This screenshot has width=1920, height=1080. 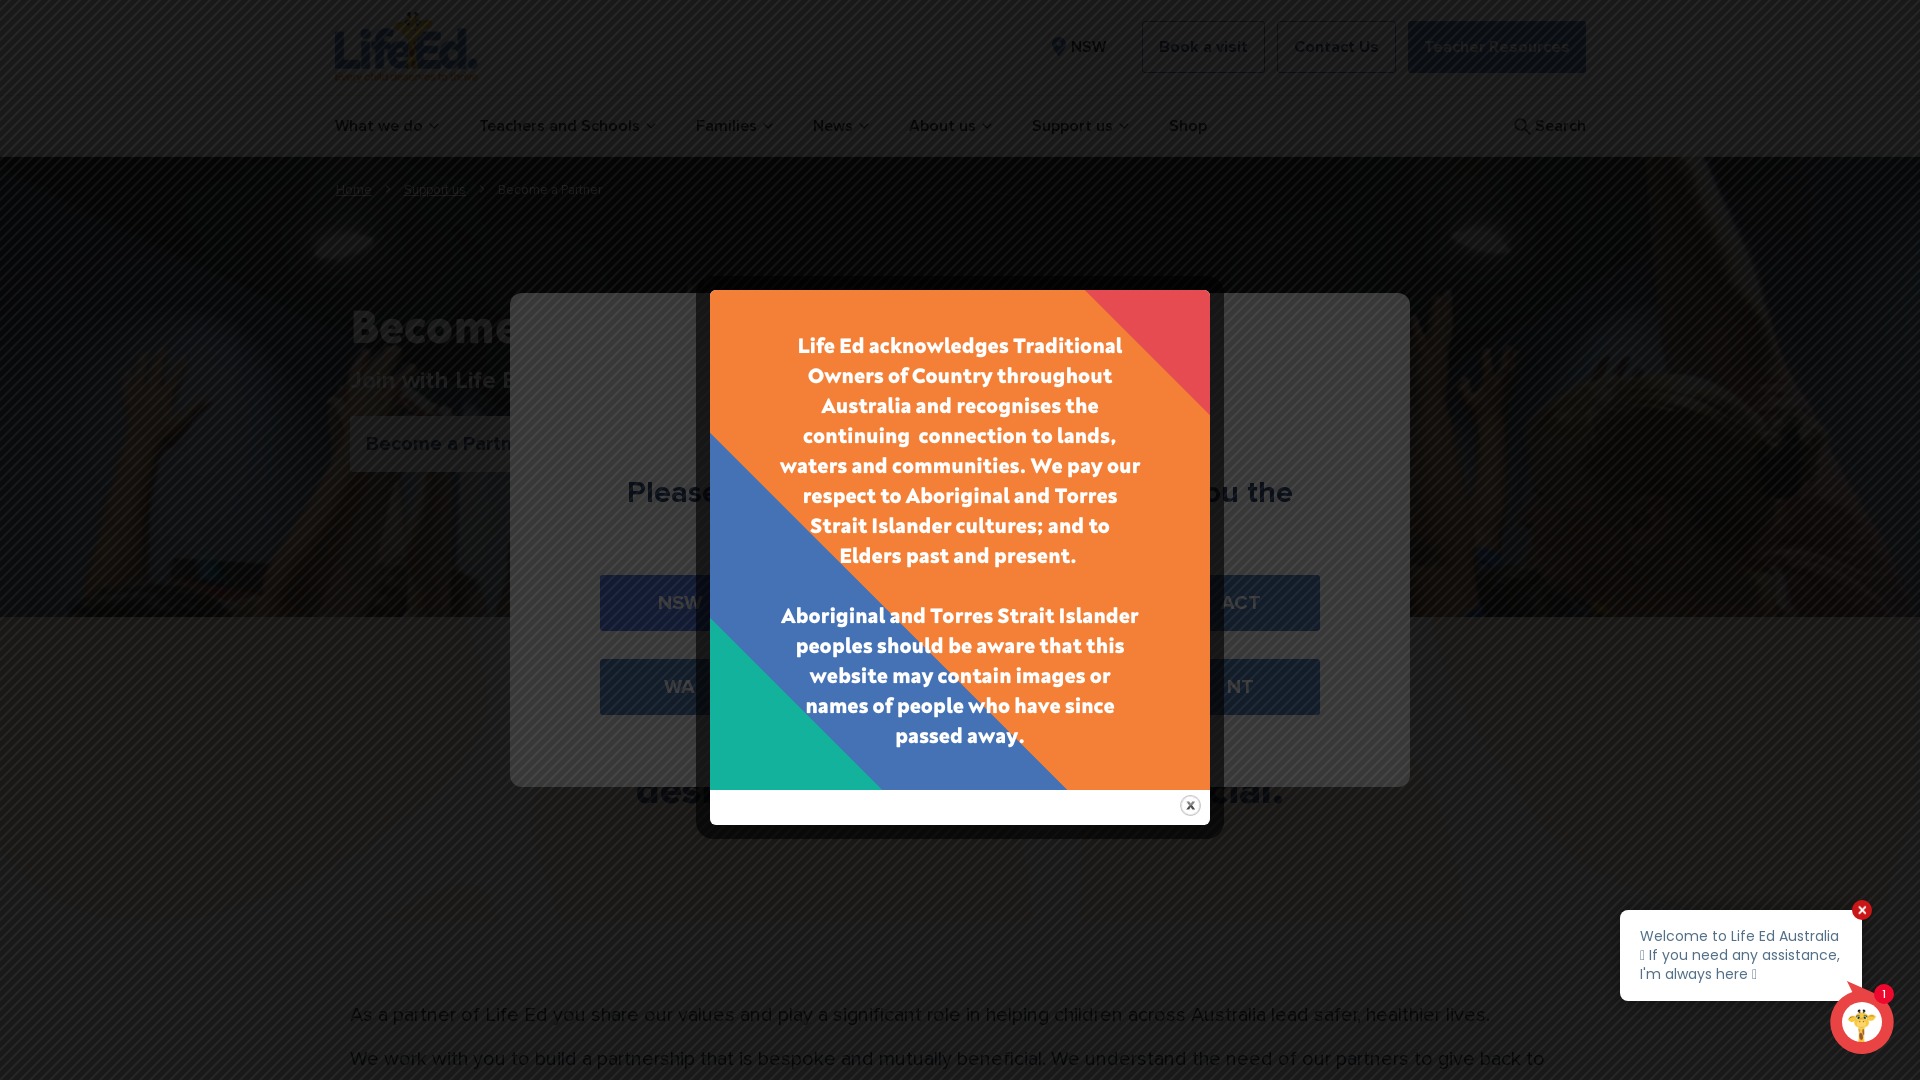 I want to click on 'Search', so click(x=1546, y=126).